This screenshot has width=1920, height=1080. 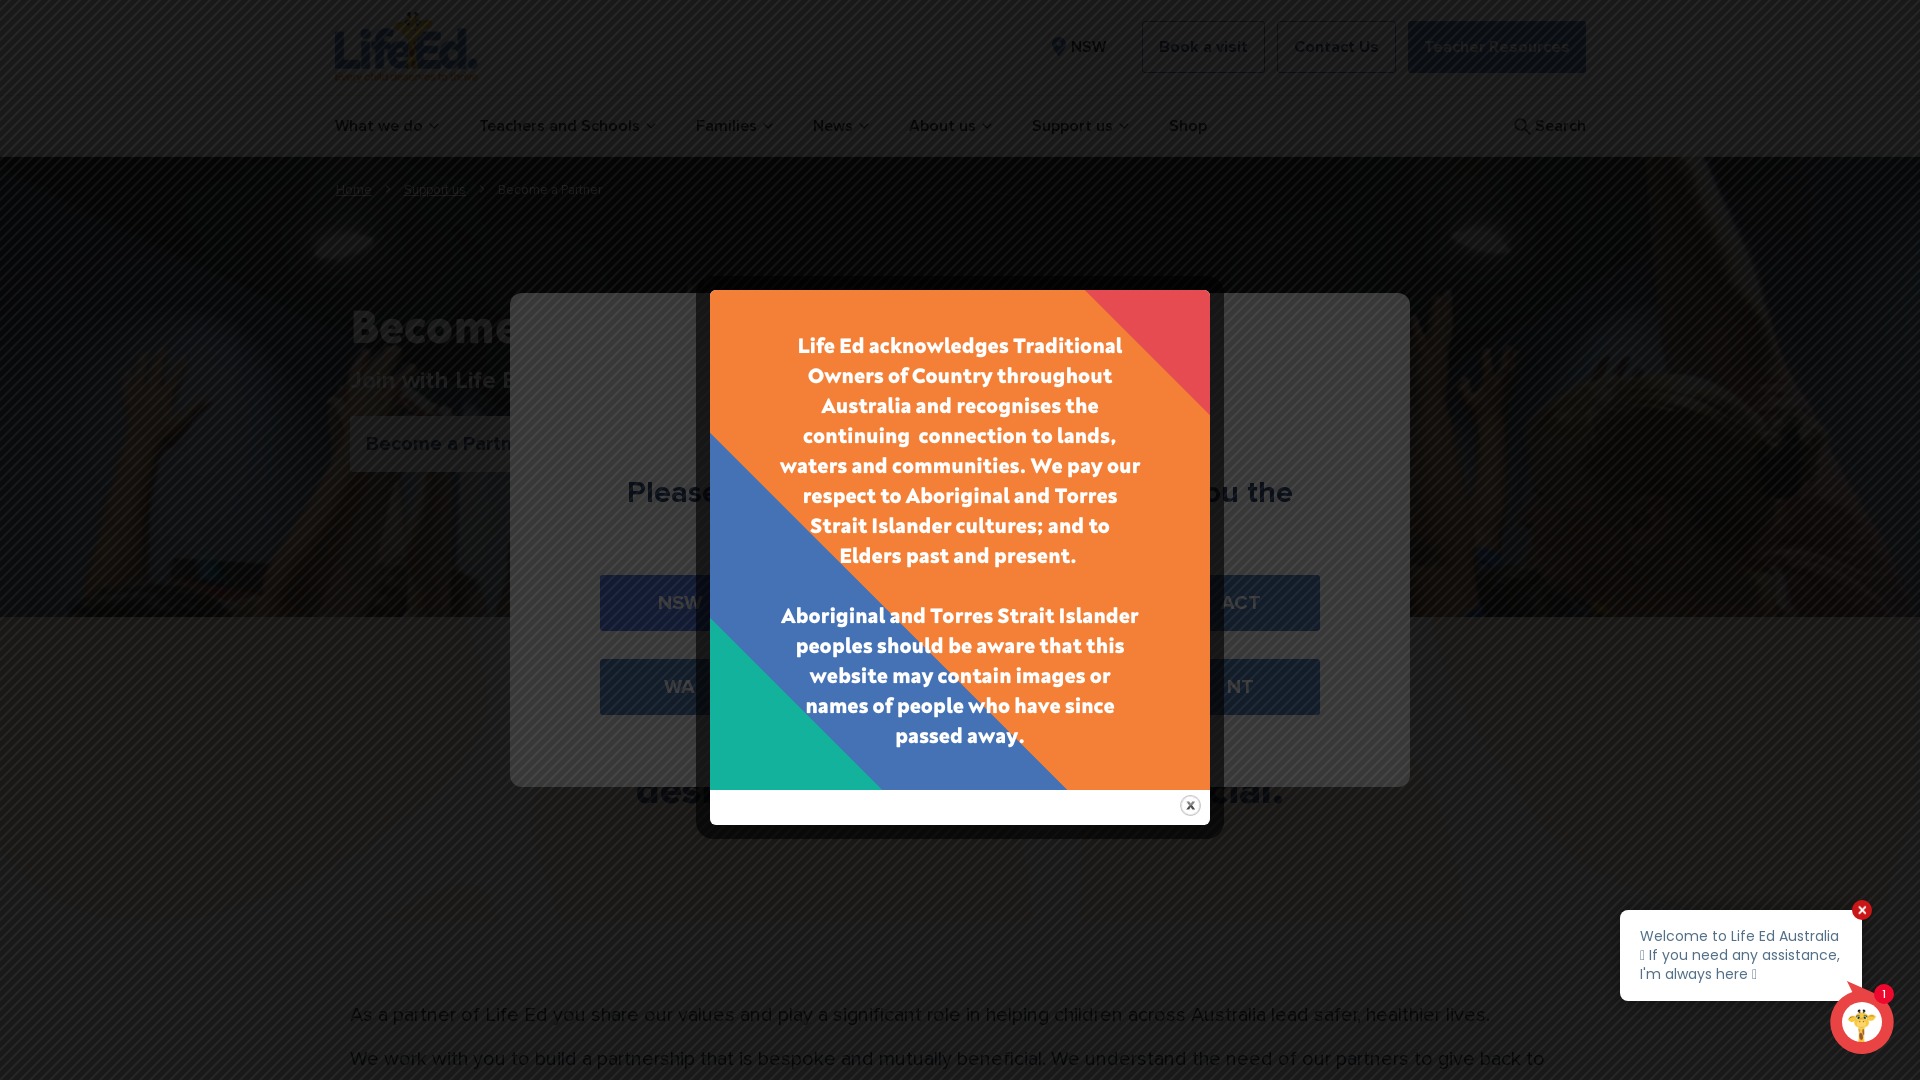 I want to click on 'Search', so click(x=1546, y=126).